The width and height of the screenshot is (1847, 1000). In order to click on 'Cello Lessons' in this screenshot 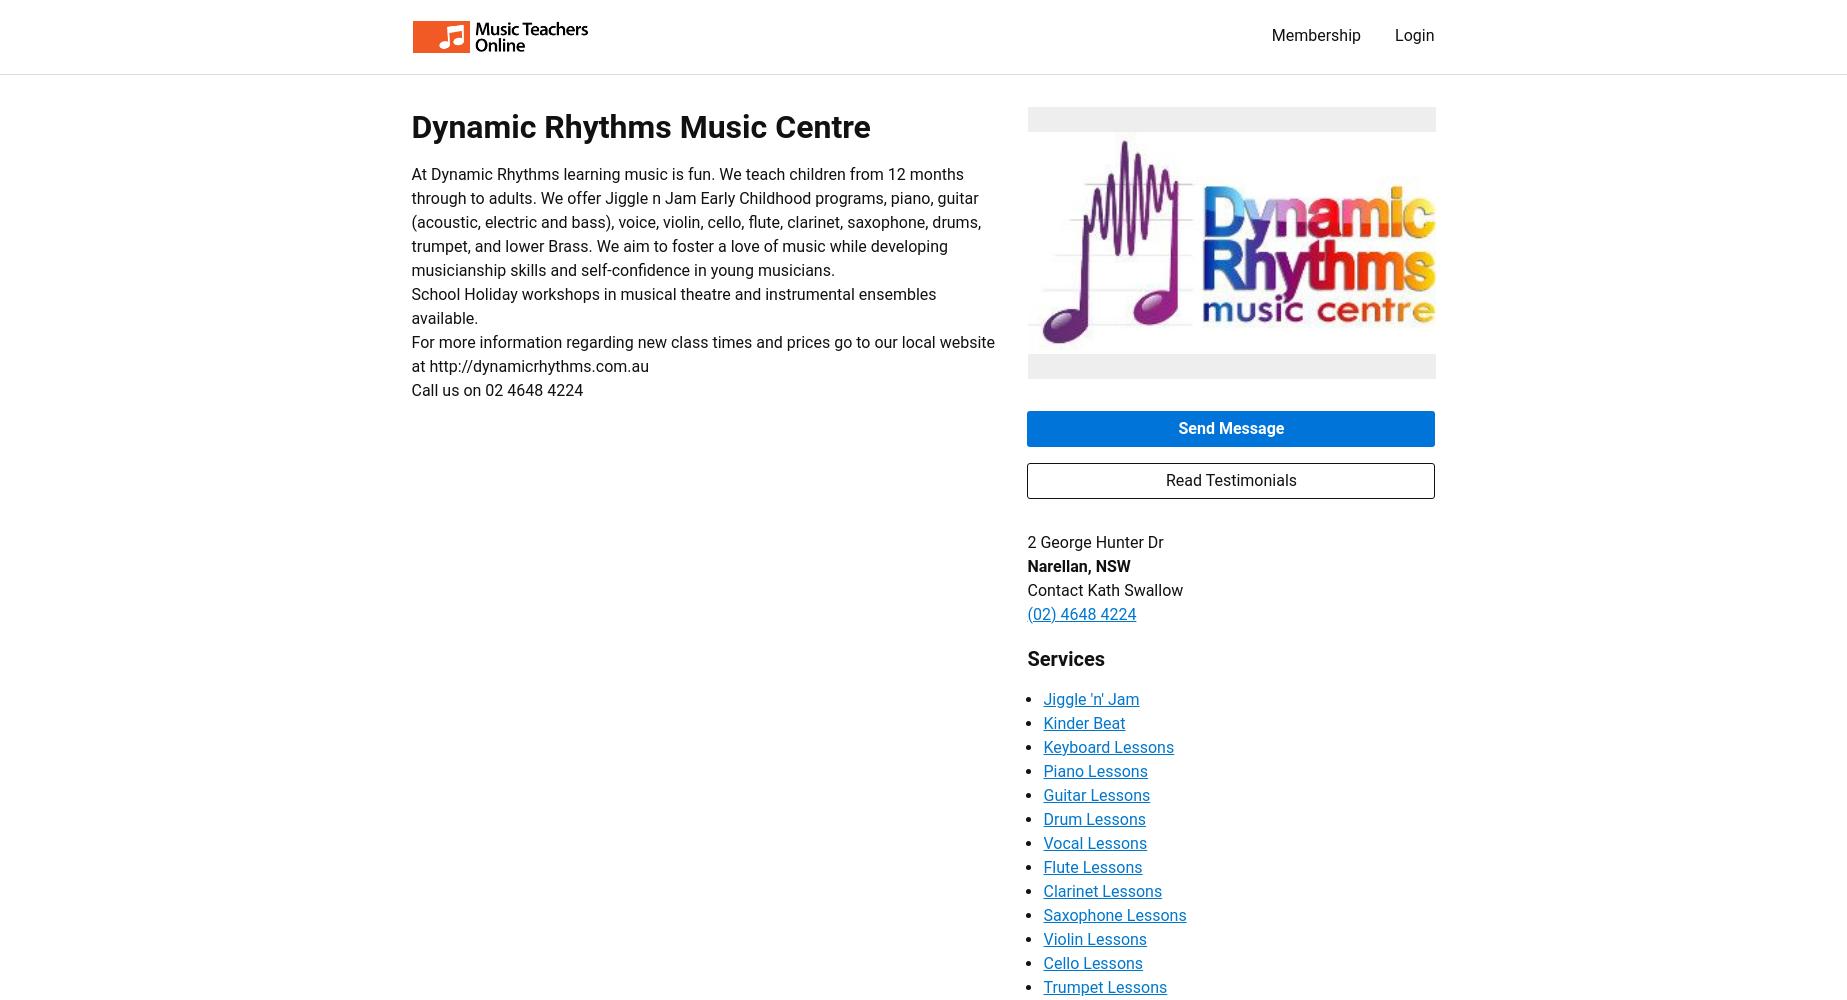, I will do `click(1092, 961)`.